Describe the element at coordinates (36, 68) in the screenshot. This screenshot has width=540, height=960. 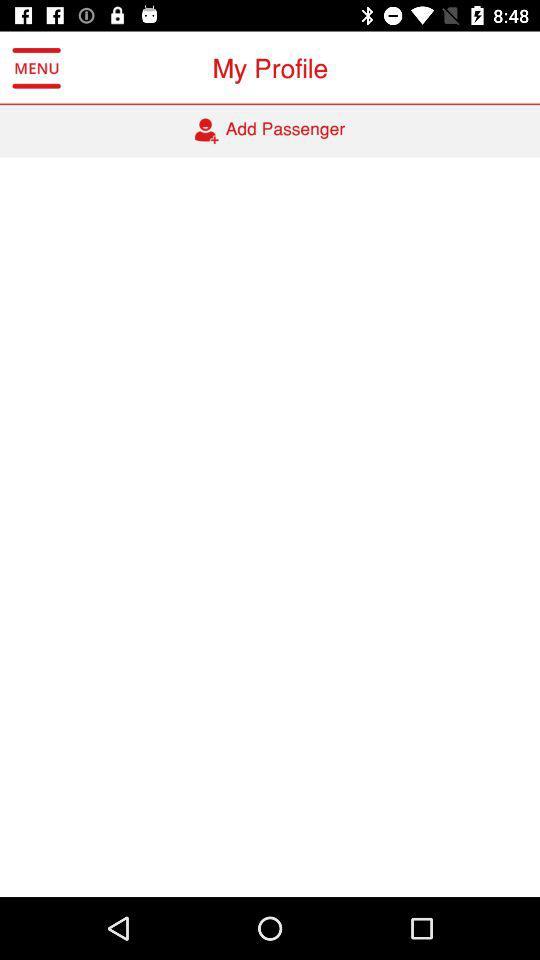
I see `the item next to the add passenger item` at that location.